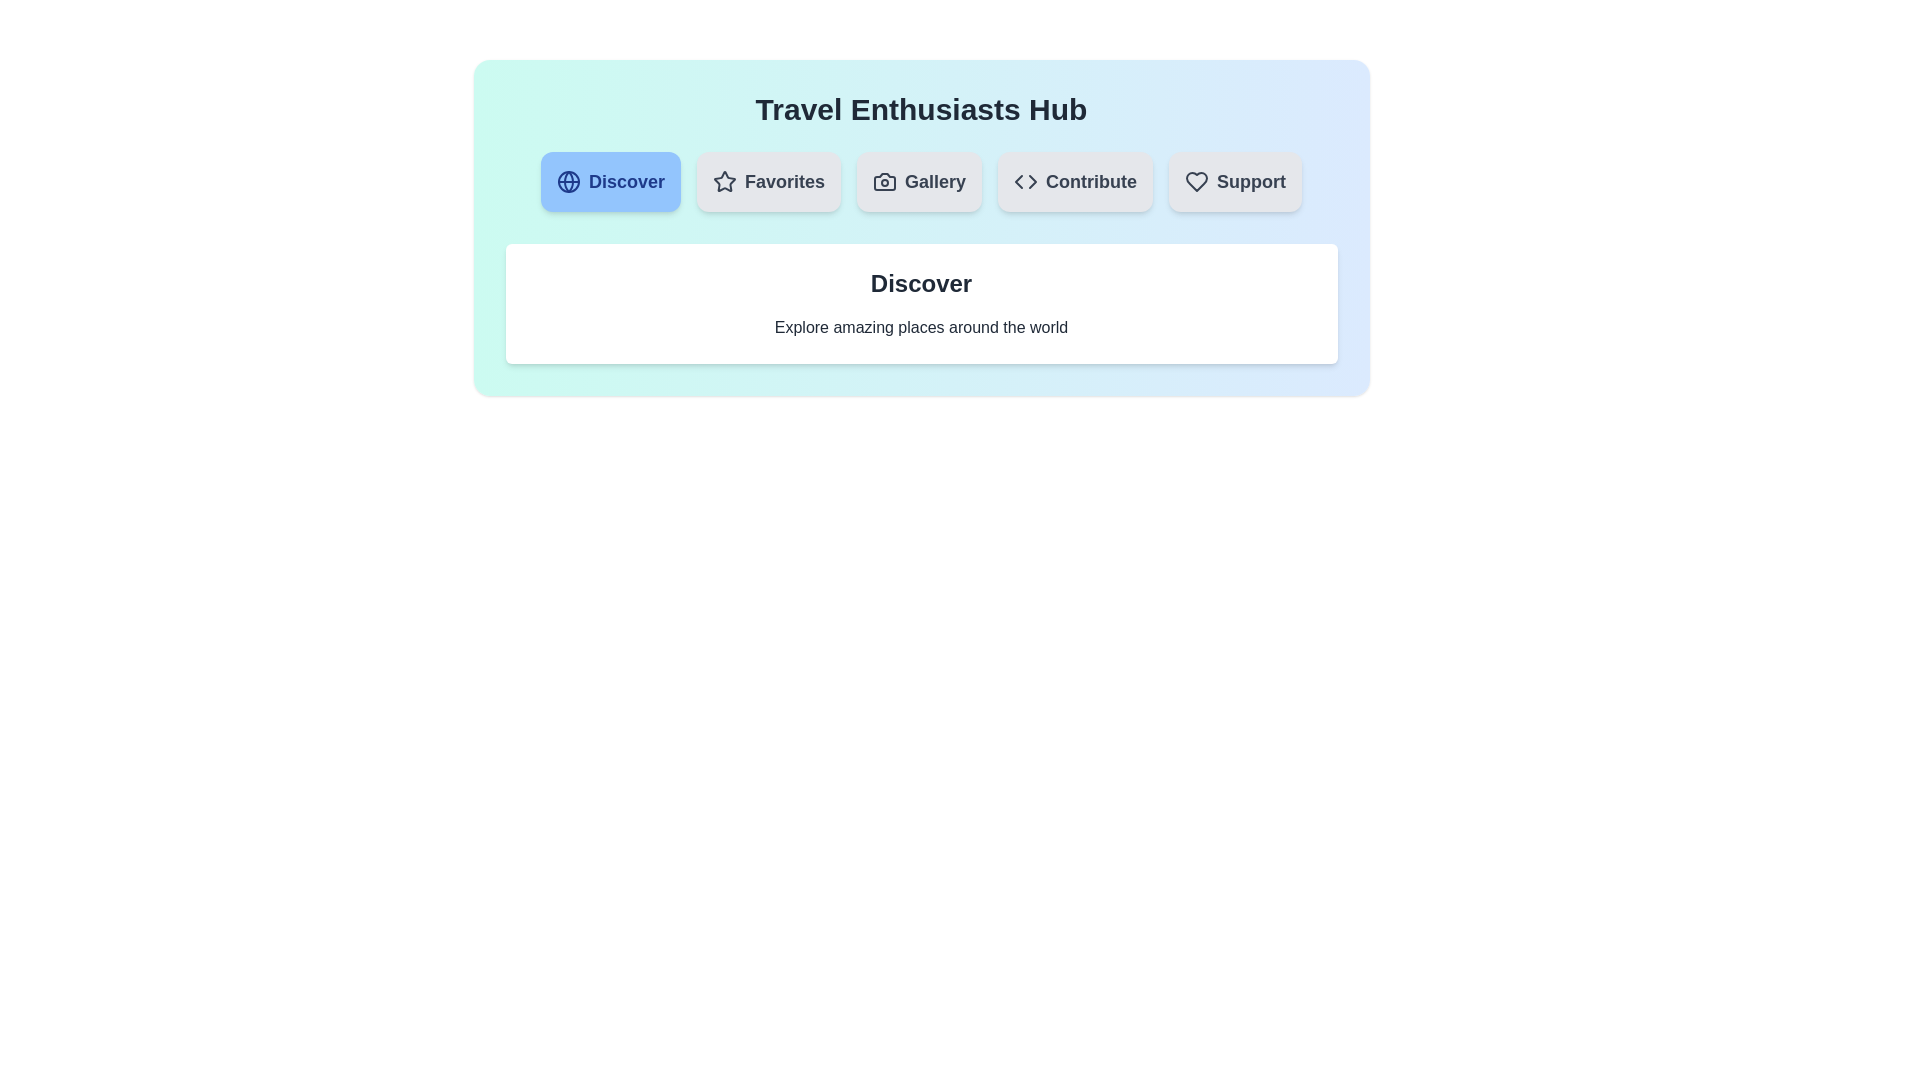 The image size is (1920, 1080). Describe the element at coordinates (723, 181) in the screenshot. I see `the 'Favorites' icon located in the navigation menu, near the center top of the interface, next to the 'Discover' button` at that location.